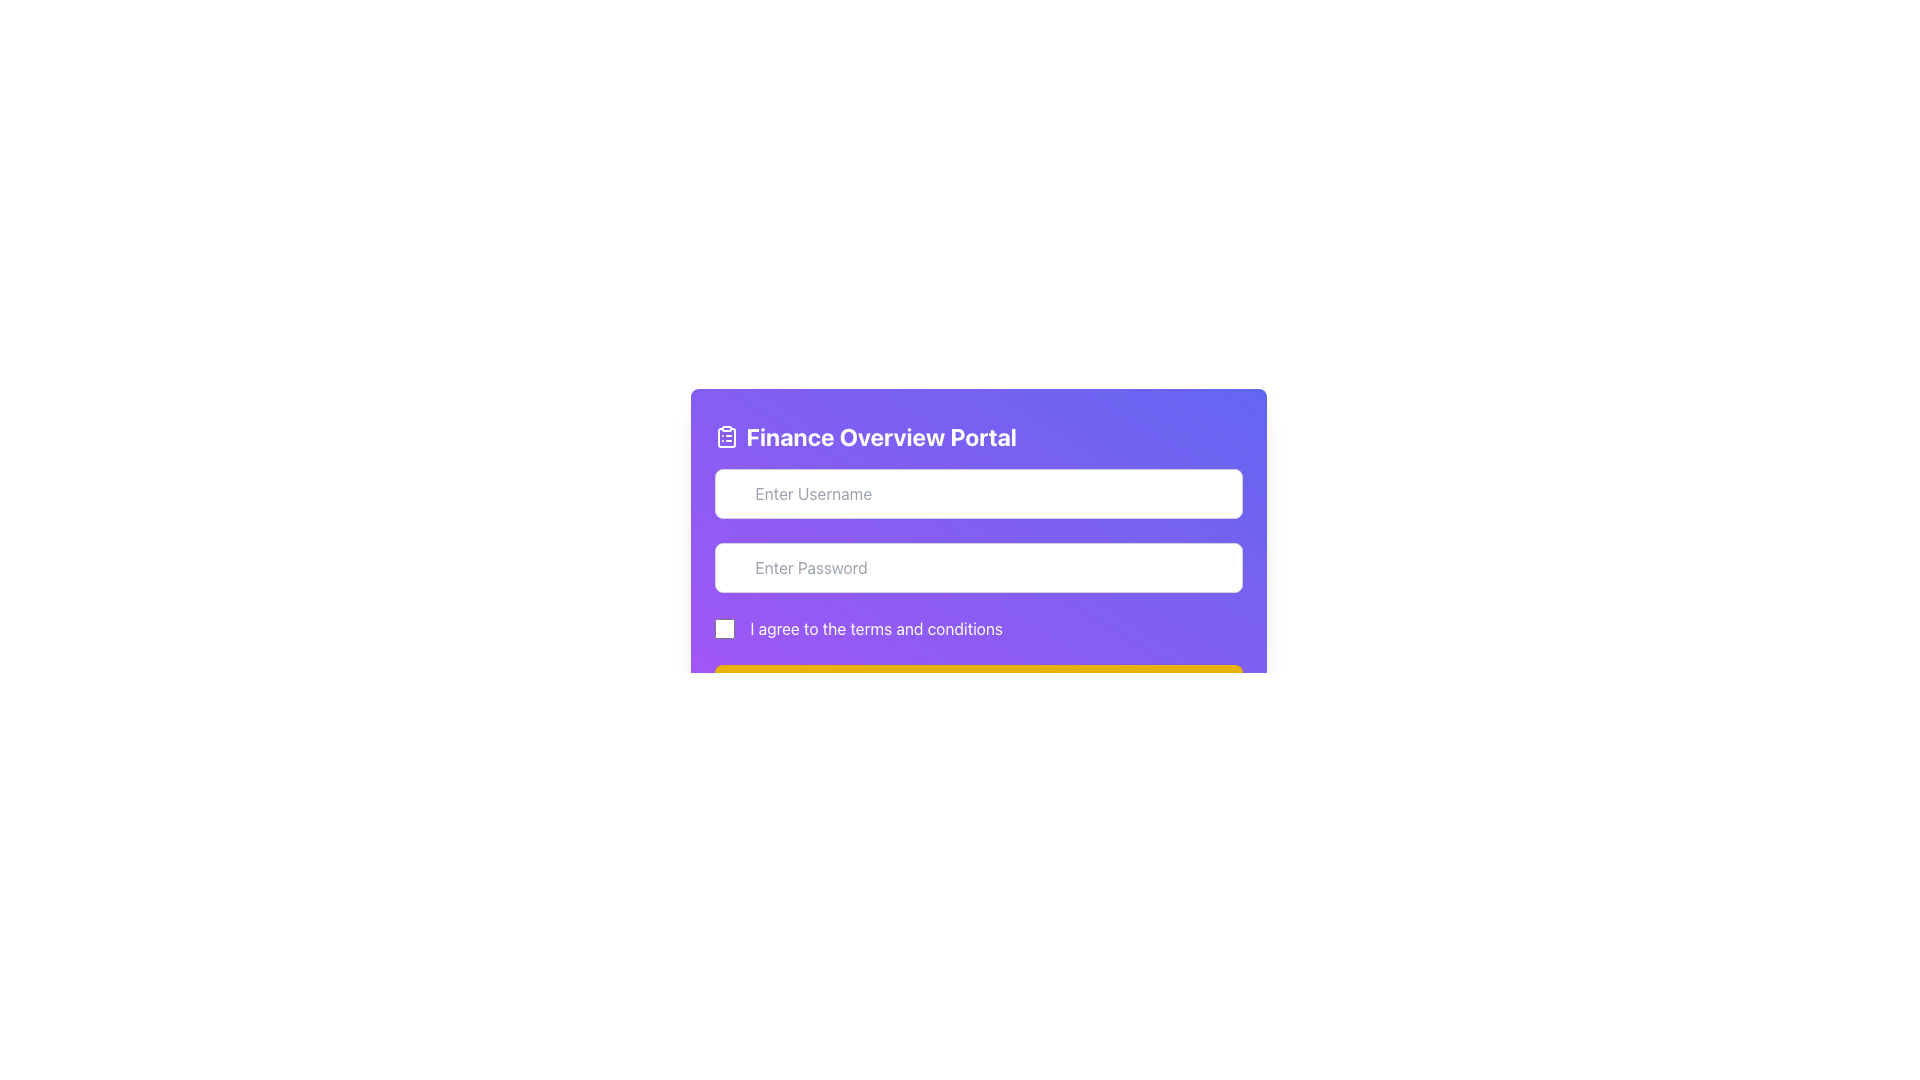  I want to click on text of the header element that identifies the 'Finance Overview Portal', which is the first visible content in the centered card and located above the user input fields, so click(978, 435).